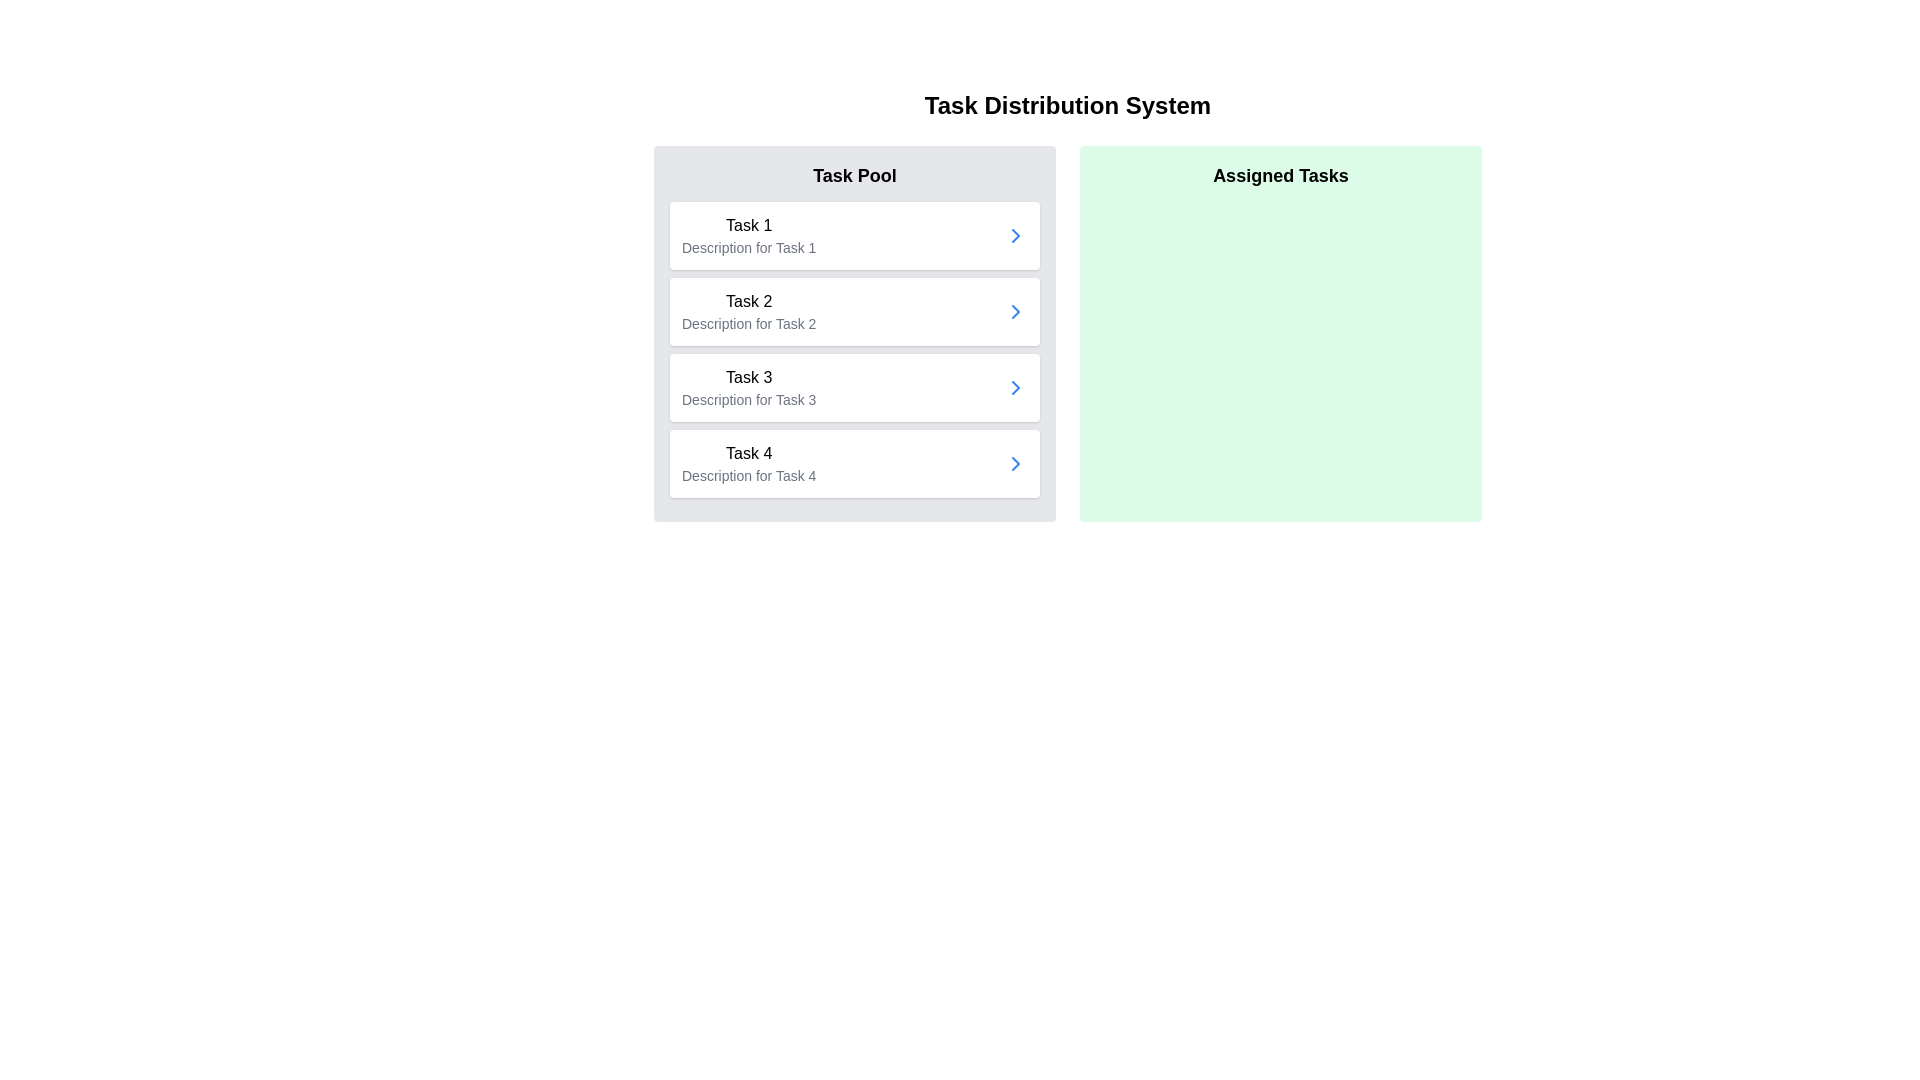 This screenshot has height=1080, width=1920. What do you see at coordinates (748, 323) in the screenshot?
I see `the text label that provides additional information about 'Task 2' located in the second list item of the 'Task Pool' section` at bounding box center [748, 323].